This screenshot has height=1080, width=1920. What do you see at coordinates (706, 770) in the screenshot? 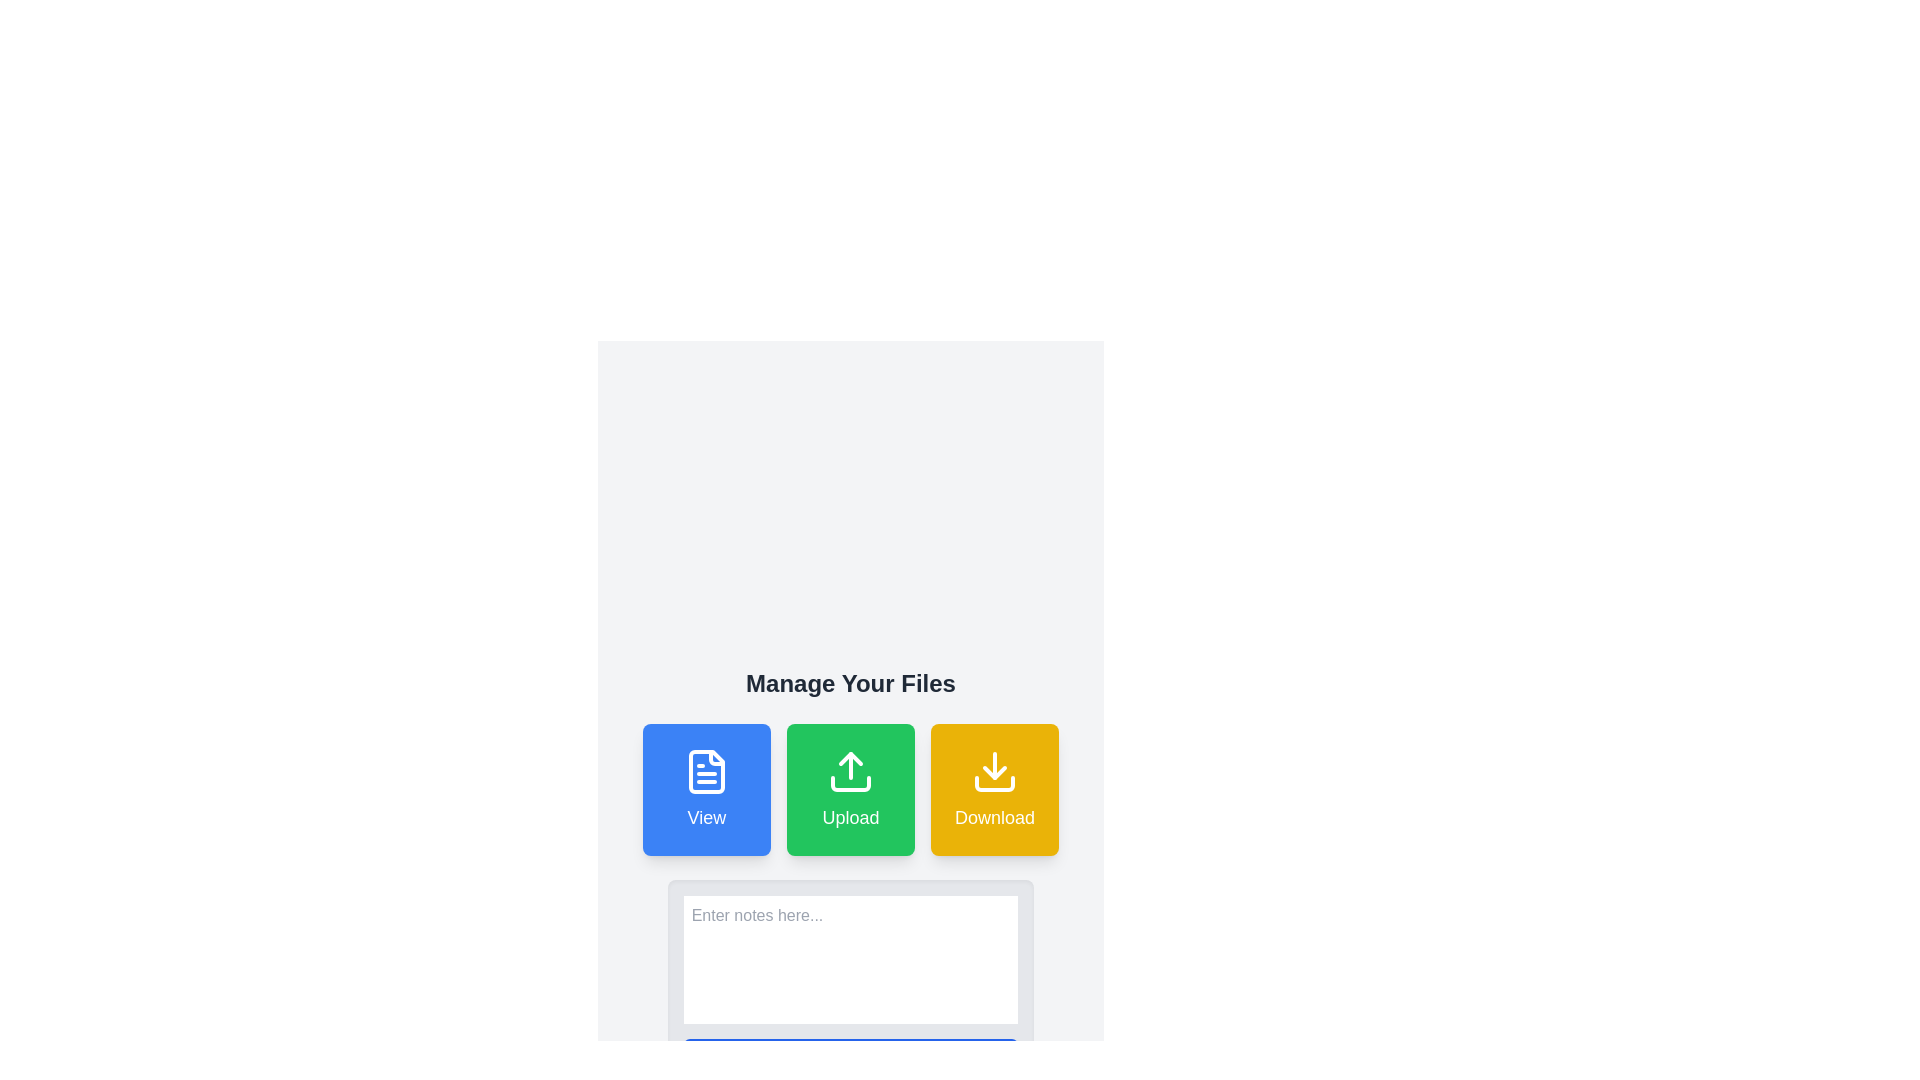
I see `the Icon representing a file with text lines within the blue square button labeled 'View'` at bounding box center [706, 770].